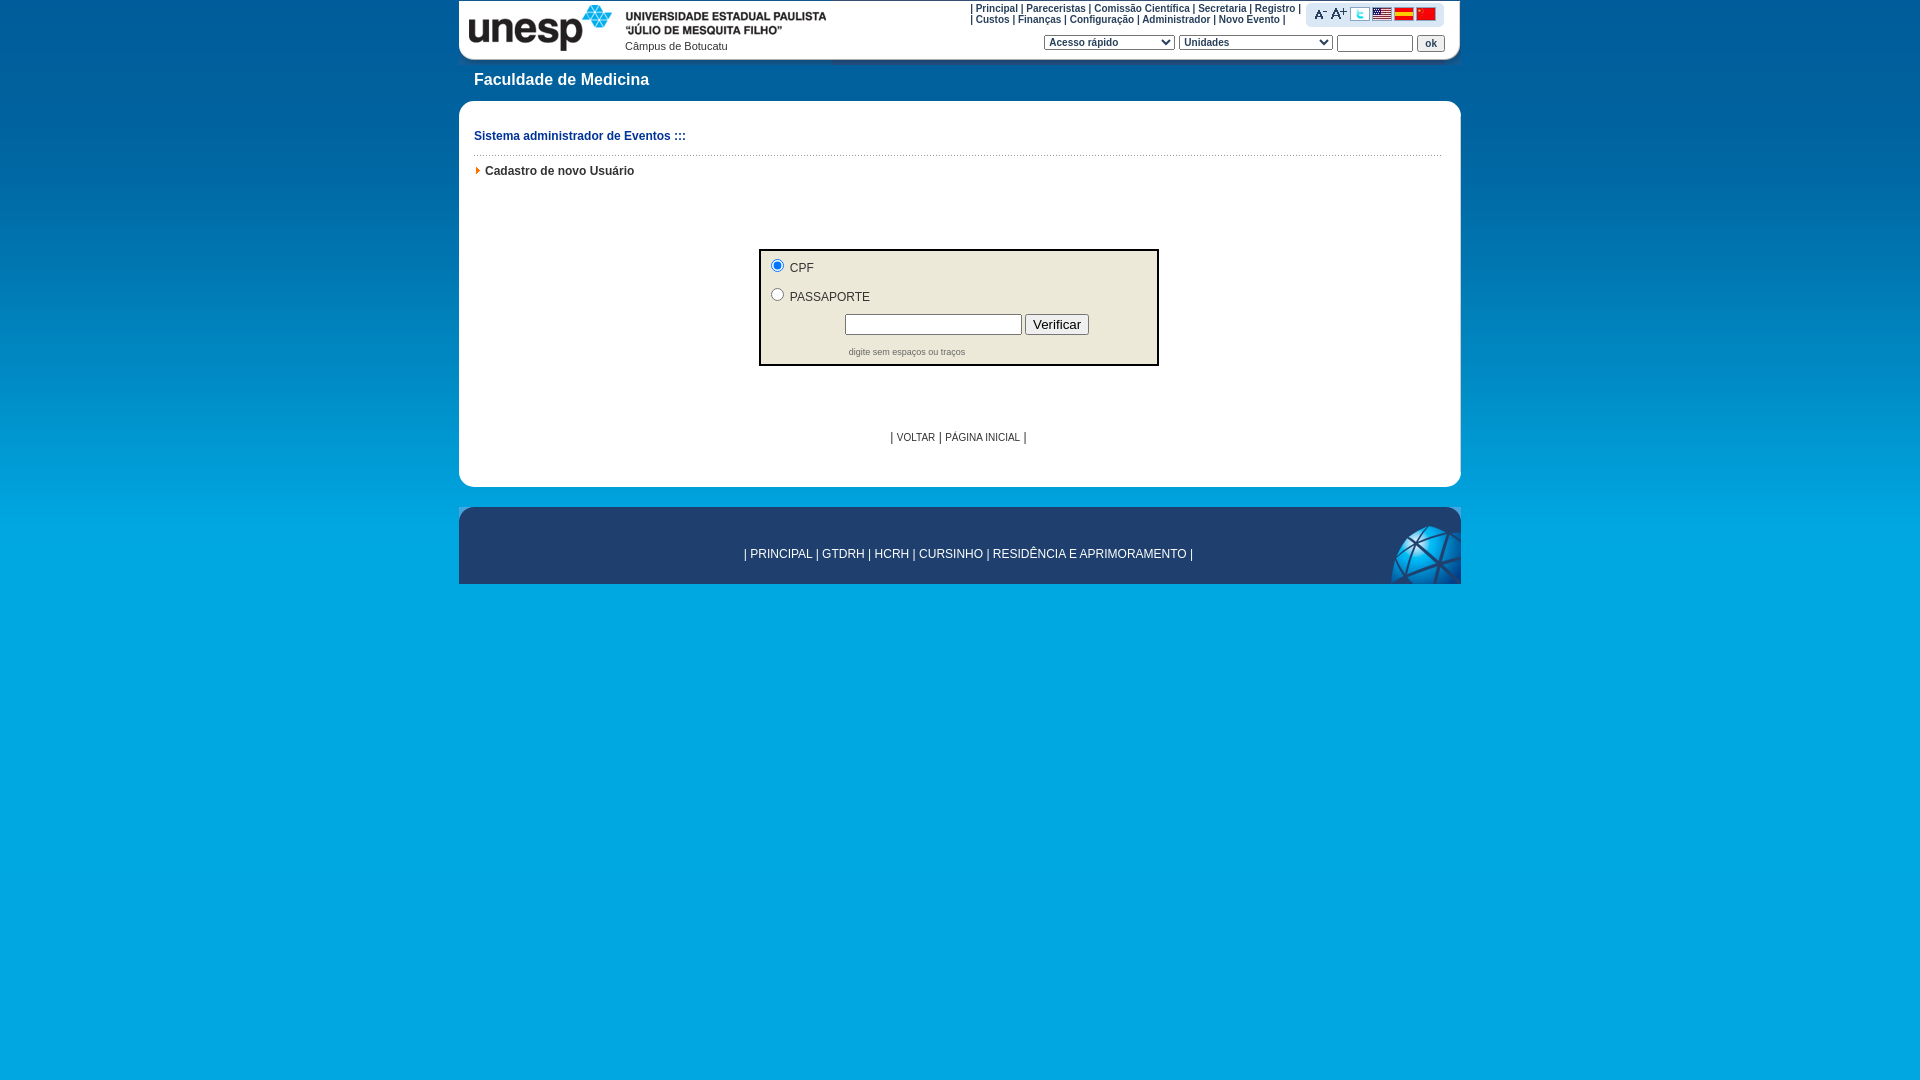 The height and width of the screenshot is (1080, 1920). I want to click on 'PRINCIPAL', so click(780, 554).